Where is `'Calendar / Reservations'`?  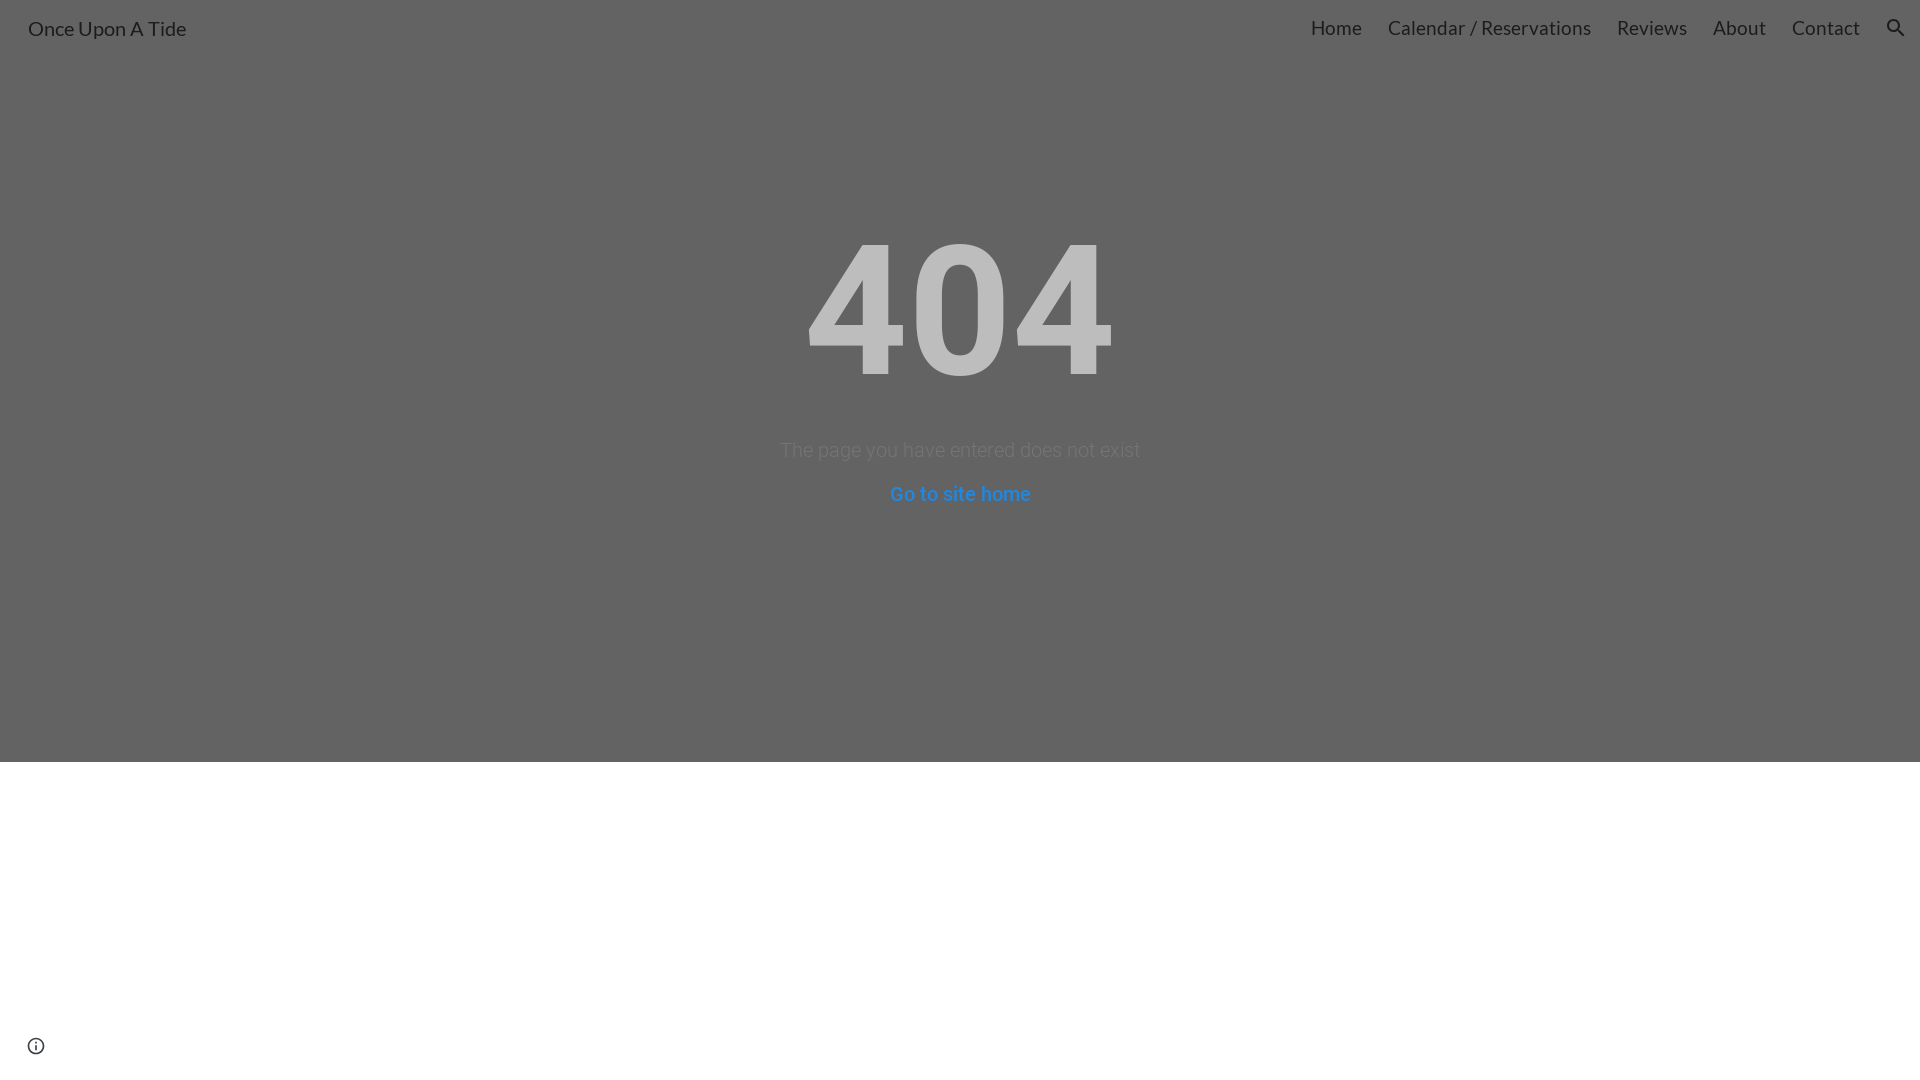 'Calendar / Reservations' is located at coordinates (1386, 27).